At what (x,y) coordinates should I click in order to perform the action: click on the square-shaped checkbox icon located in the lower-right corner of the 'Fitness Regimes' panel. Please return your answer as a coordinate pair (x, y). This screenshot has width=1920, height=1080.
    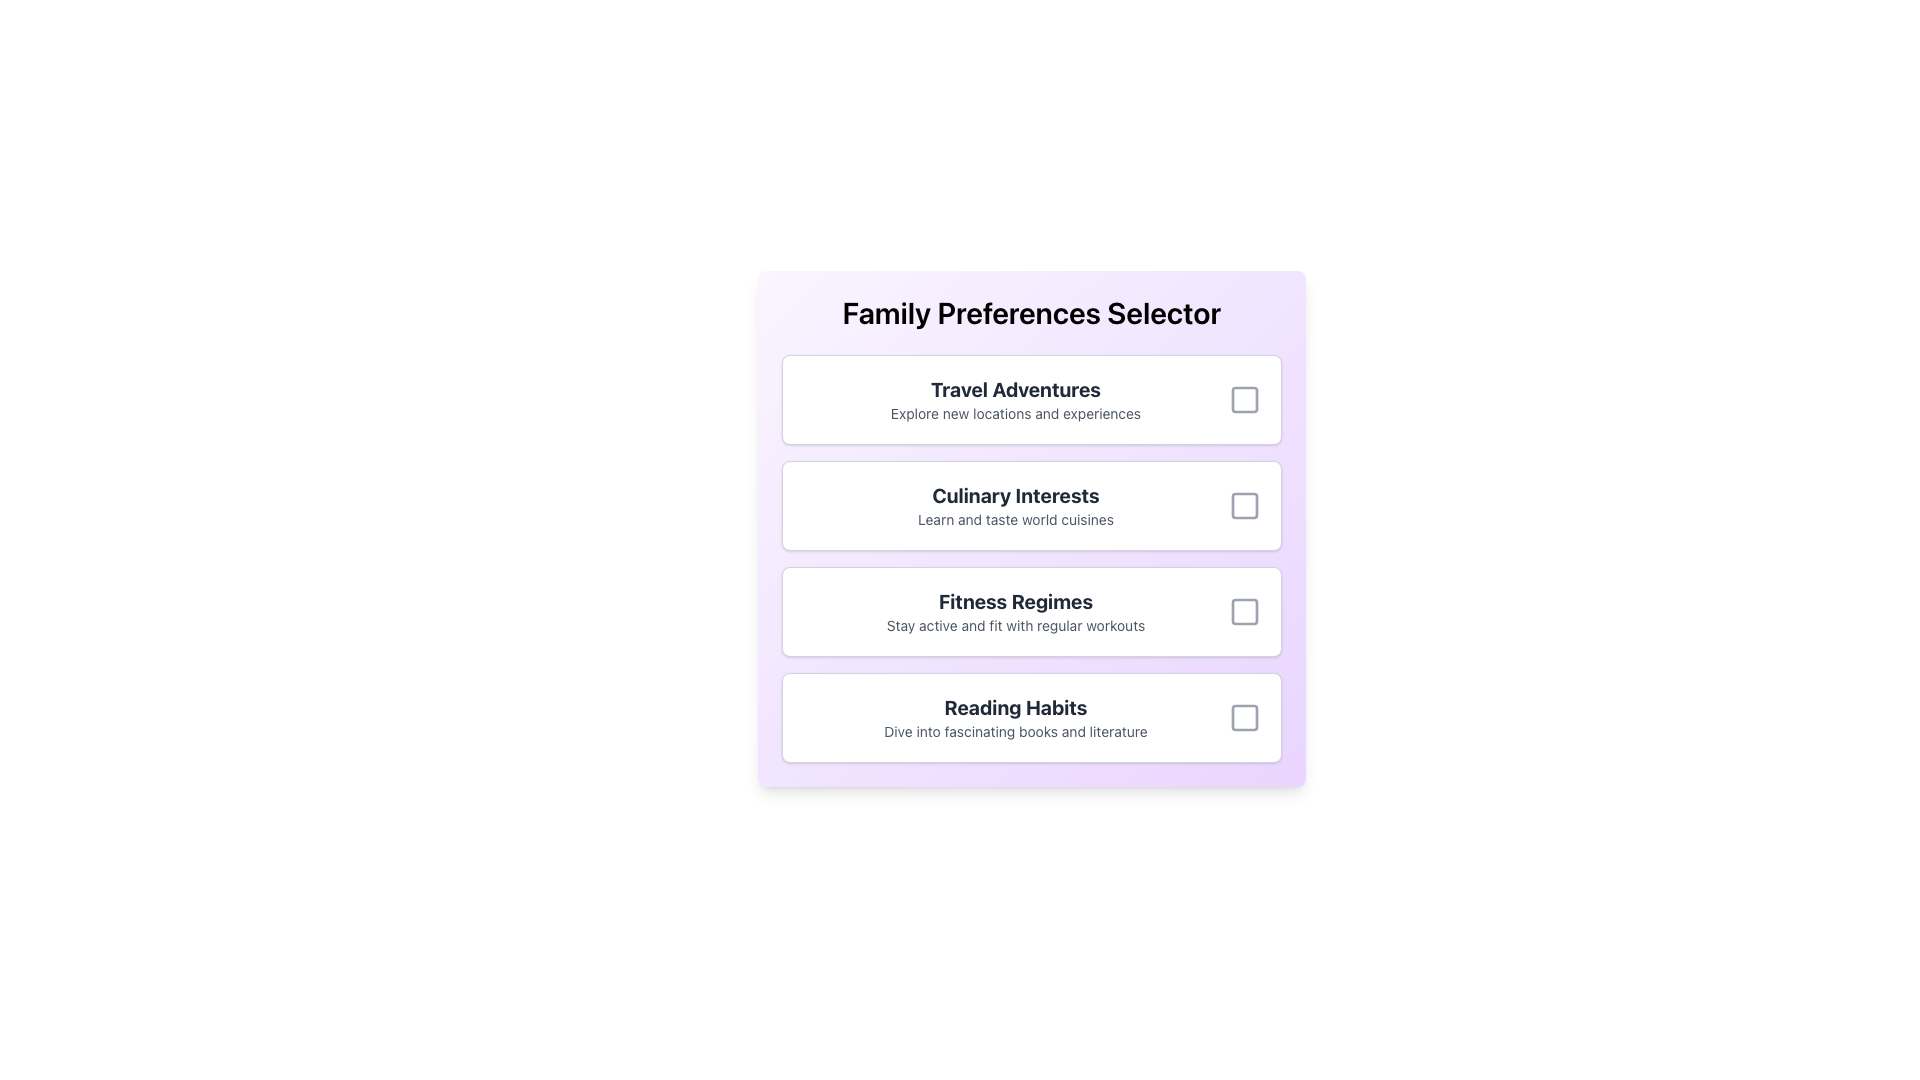
    Looking at the image, I should click on (1243, 611).